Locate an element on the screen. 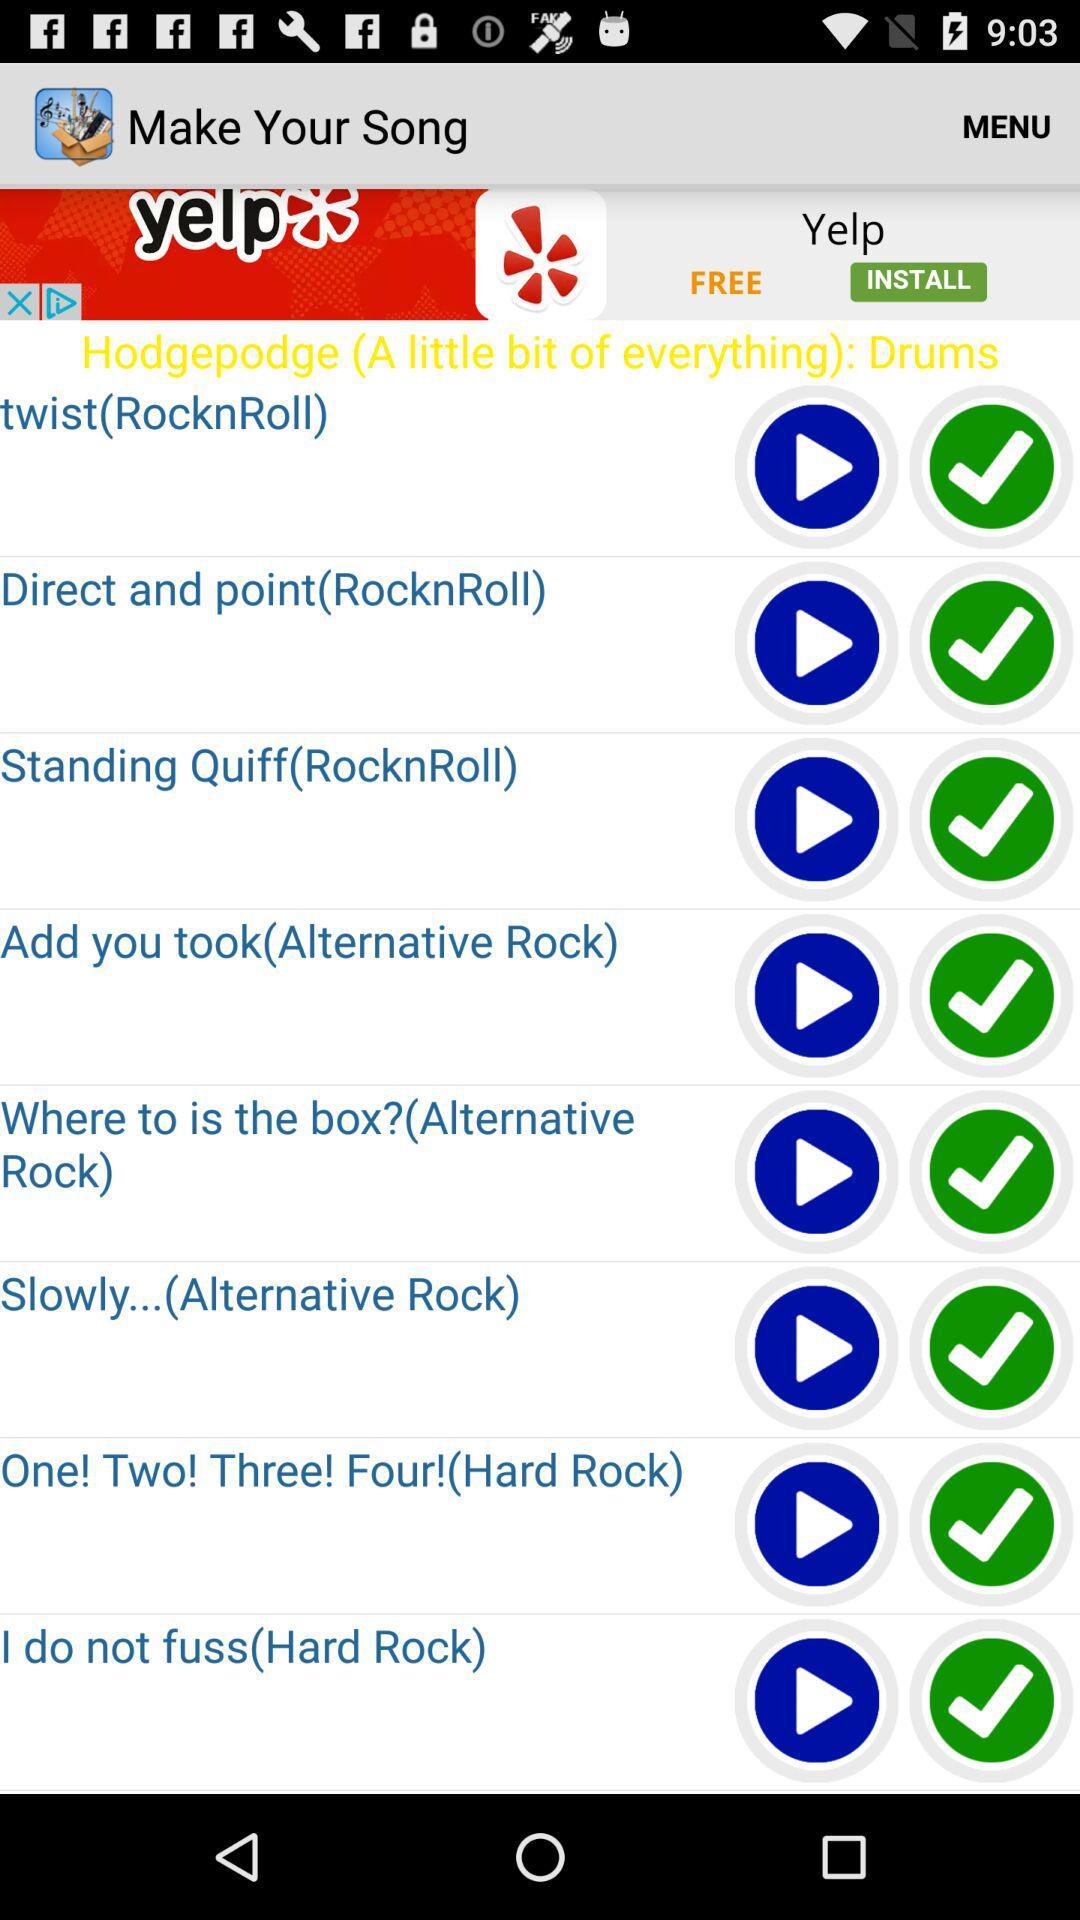  install yelp app is located at coordinates (540, 253).